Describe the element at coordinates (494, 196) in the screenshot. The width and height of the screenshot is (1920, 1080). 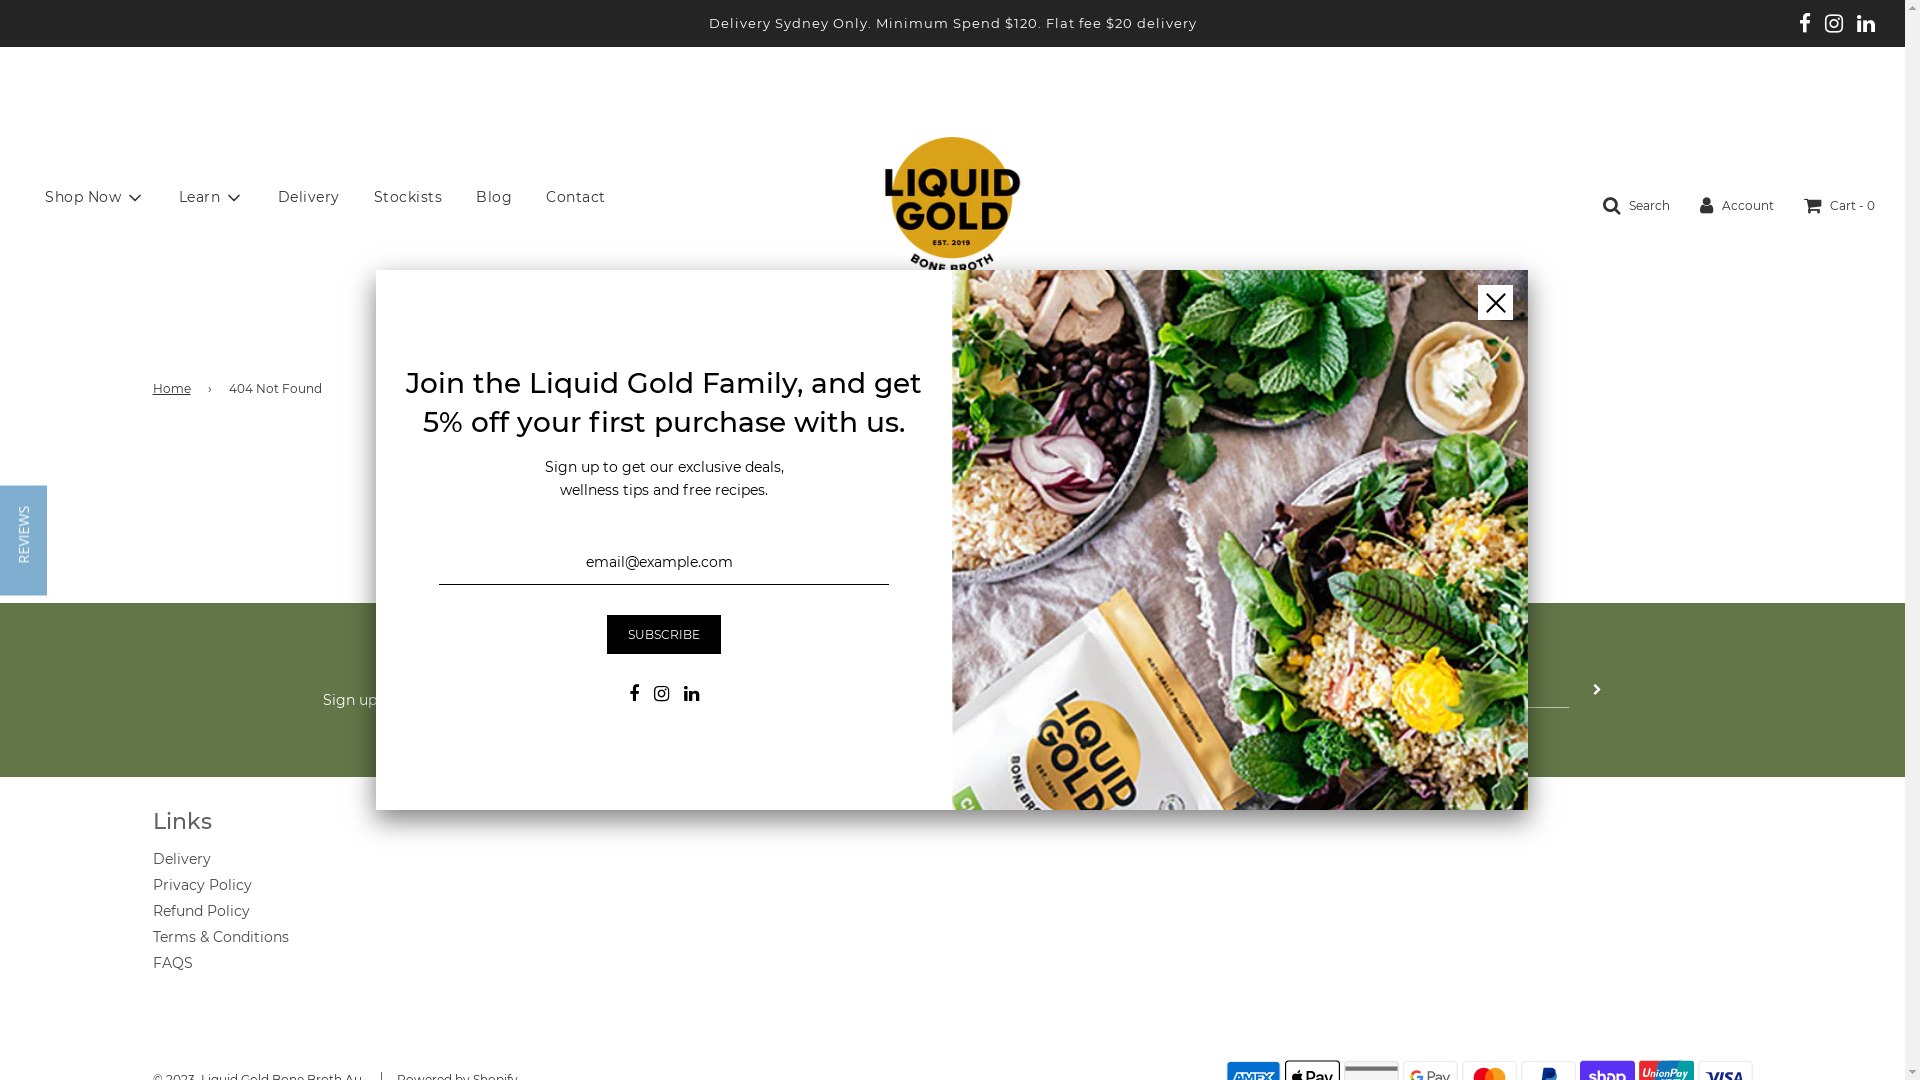
I see `'Blog'` at that location.